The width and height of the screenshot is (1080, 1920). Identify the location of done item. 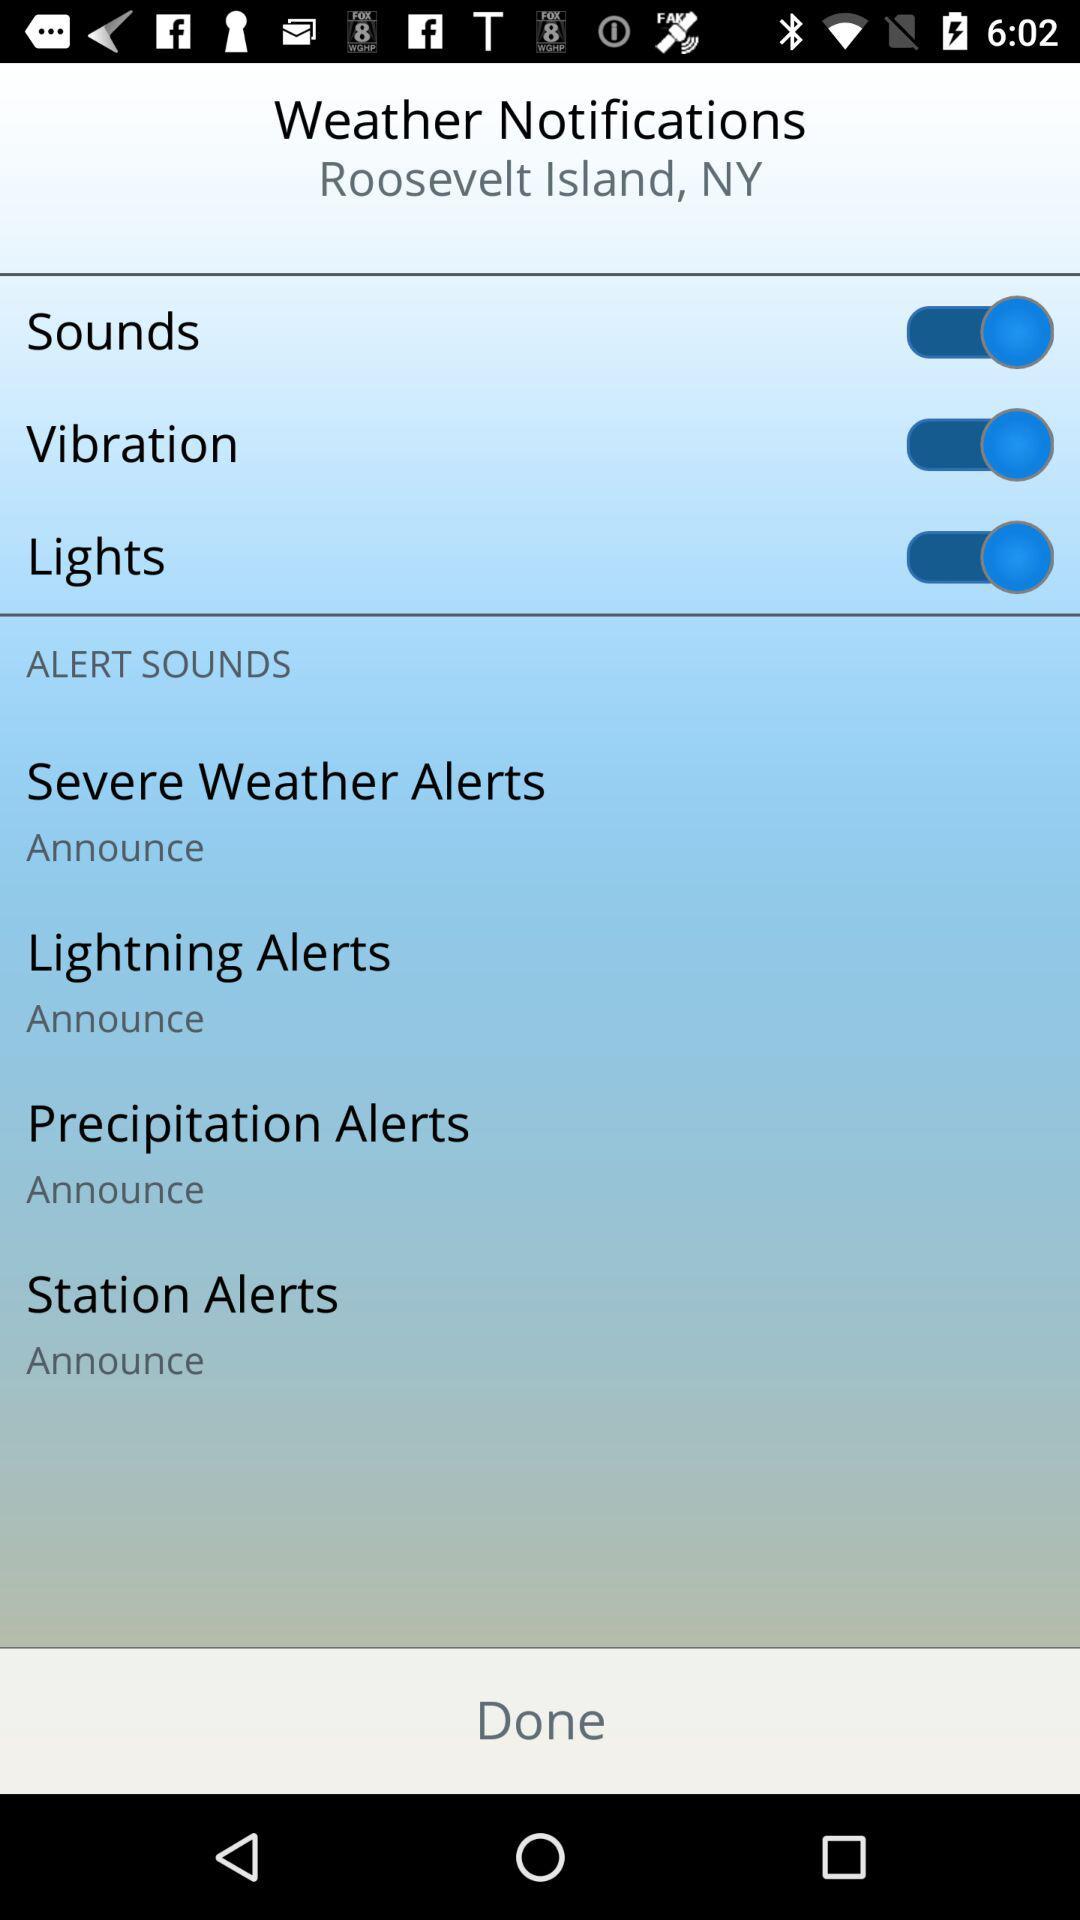
(540, 1720).